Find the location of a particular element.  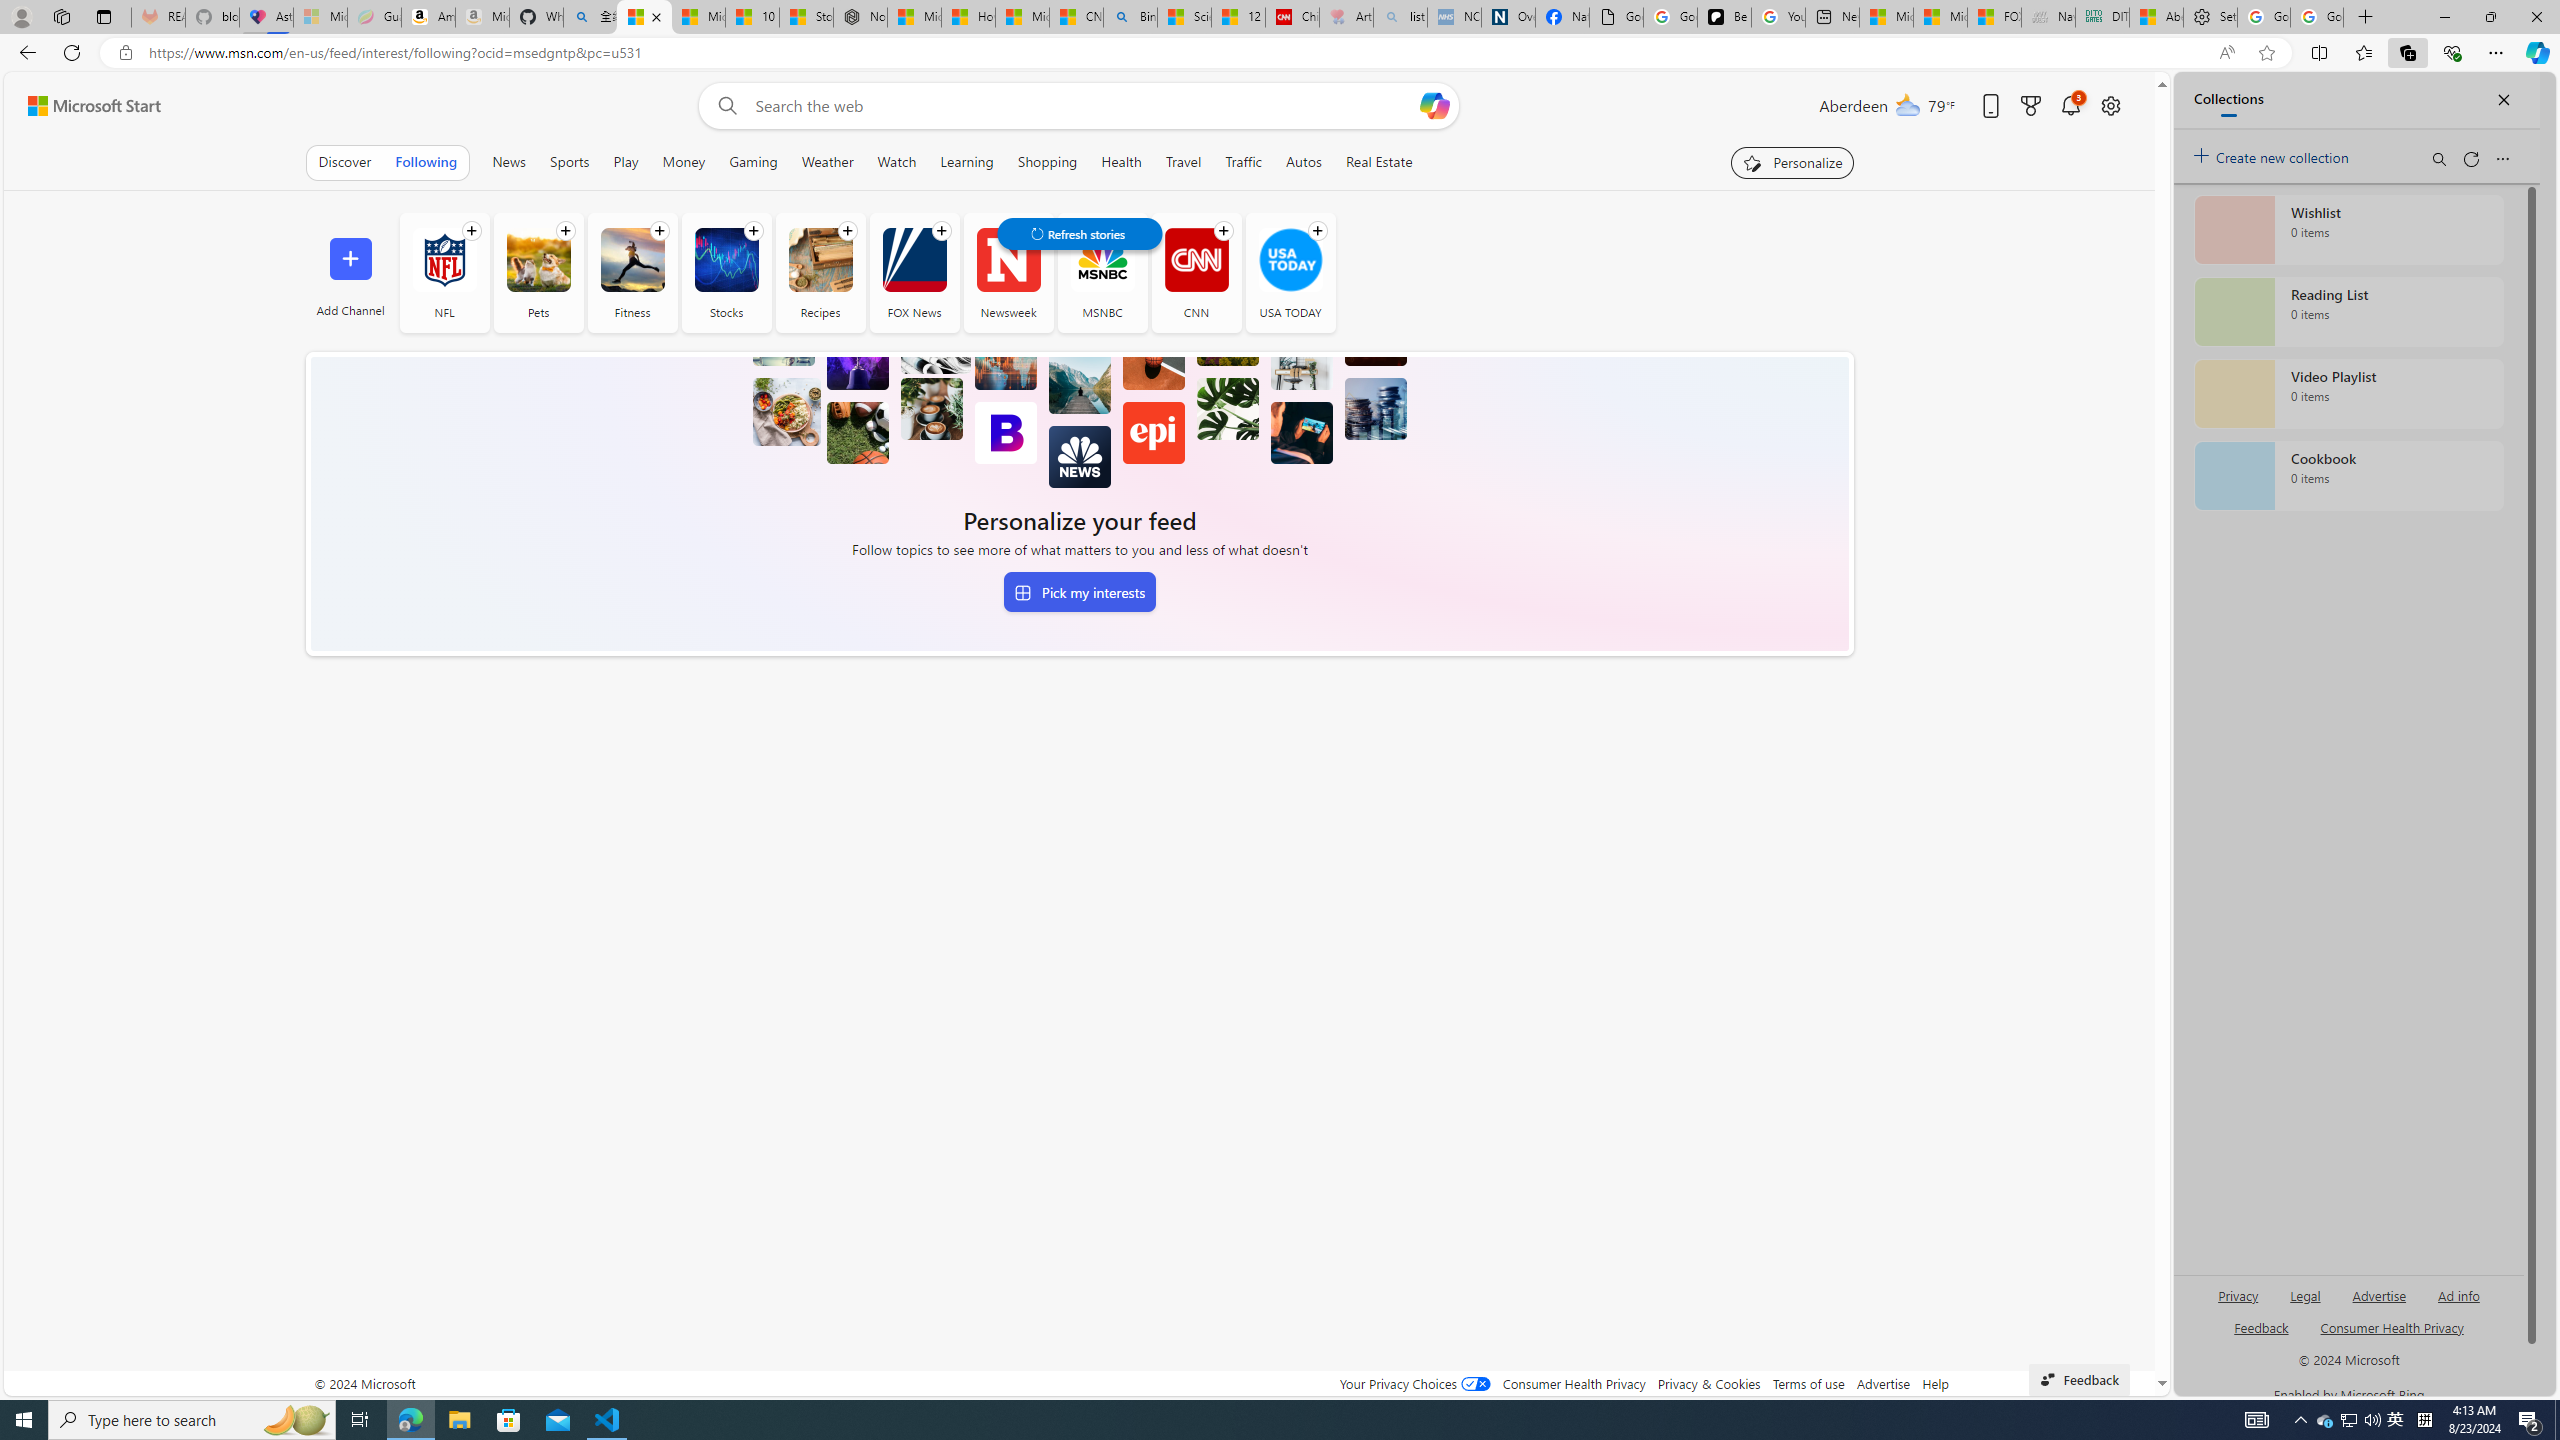

'Real Estate' is located at coordinates (1378, 161).